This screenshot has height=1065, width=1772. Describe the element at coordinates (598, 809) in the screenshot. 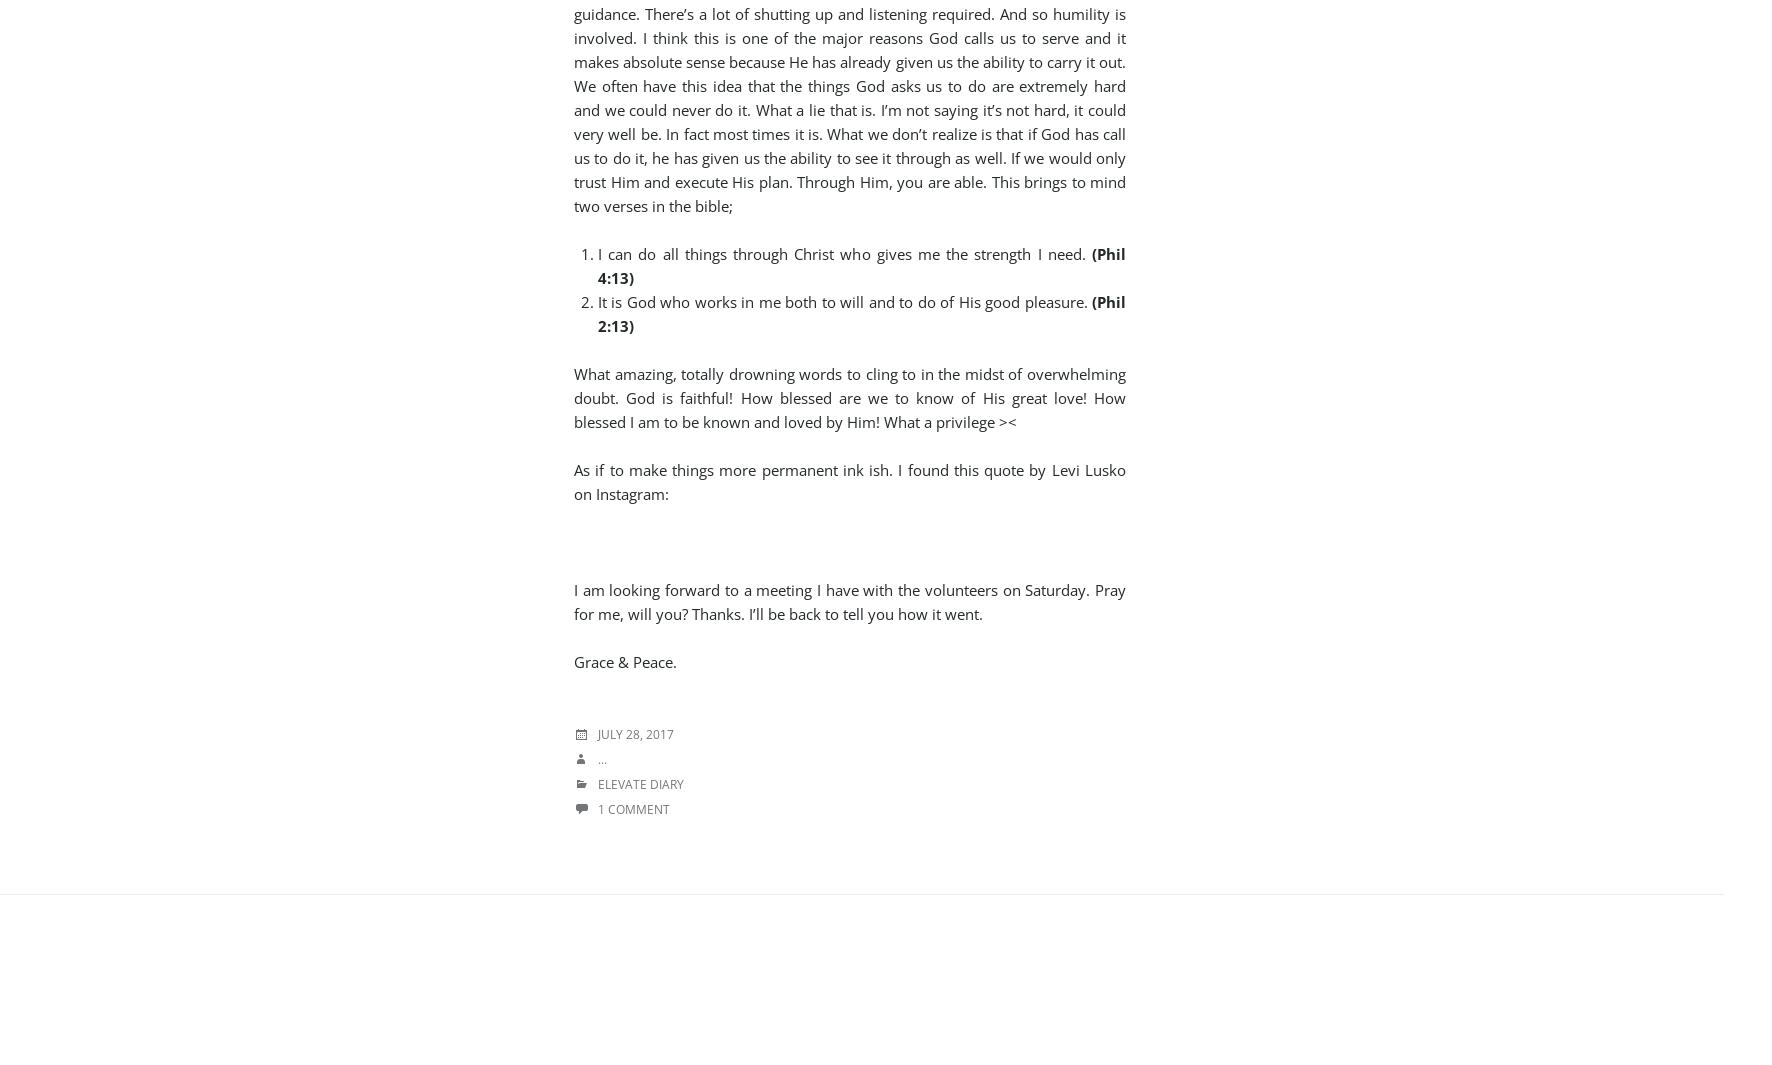

I see `'1 Comment'` at that location.